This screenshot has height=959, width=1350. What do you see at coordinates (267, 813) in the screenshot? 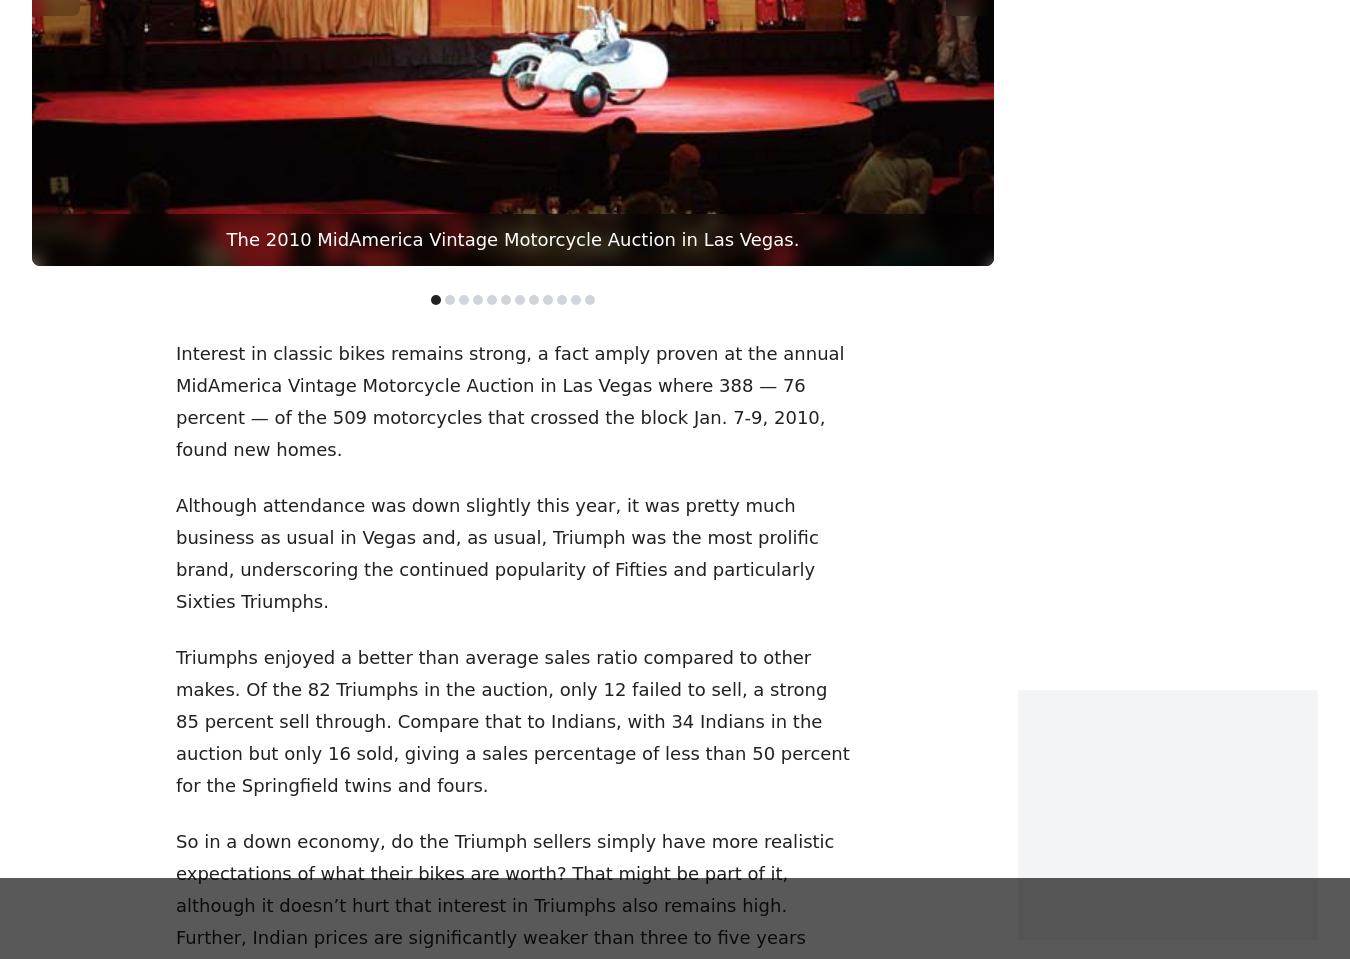
I see `'Access to videos covering ride reviews, project bikes, event coverage & museum tours'` at bounding box center [267, 813].